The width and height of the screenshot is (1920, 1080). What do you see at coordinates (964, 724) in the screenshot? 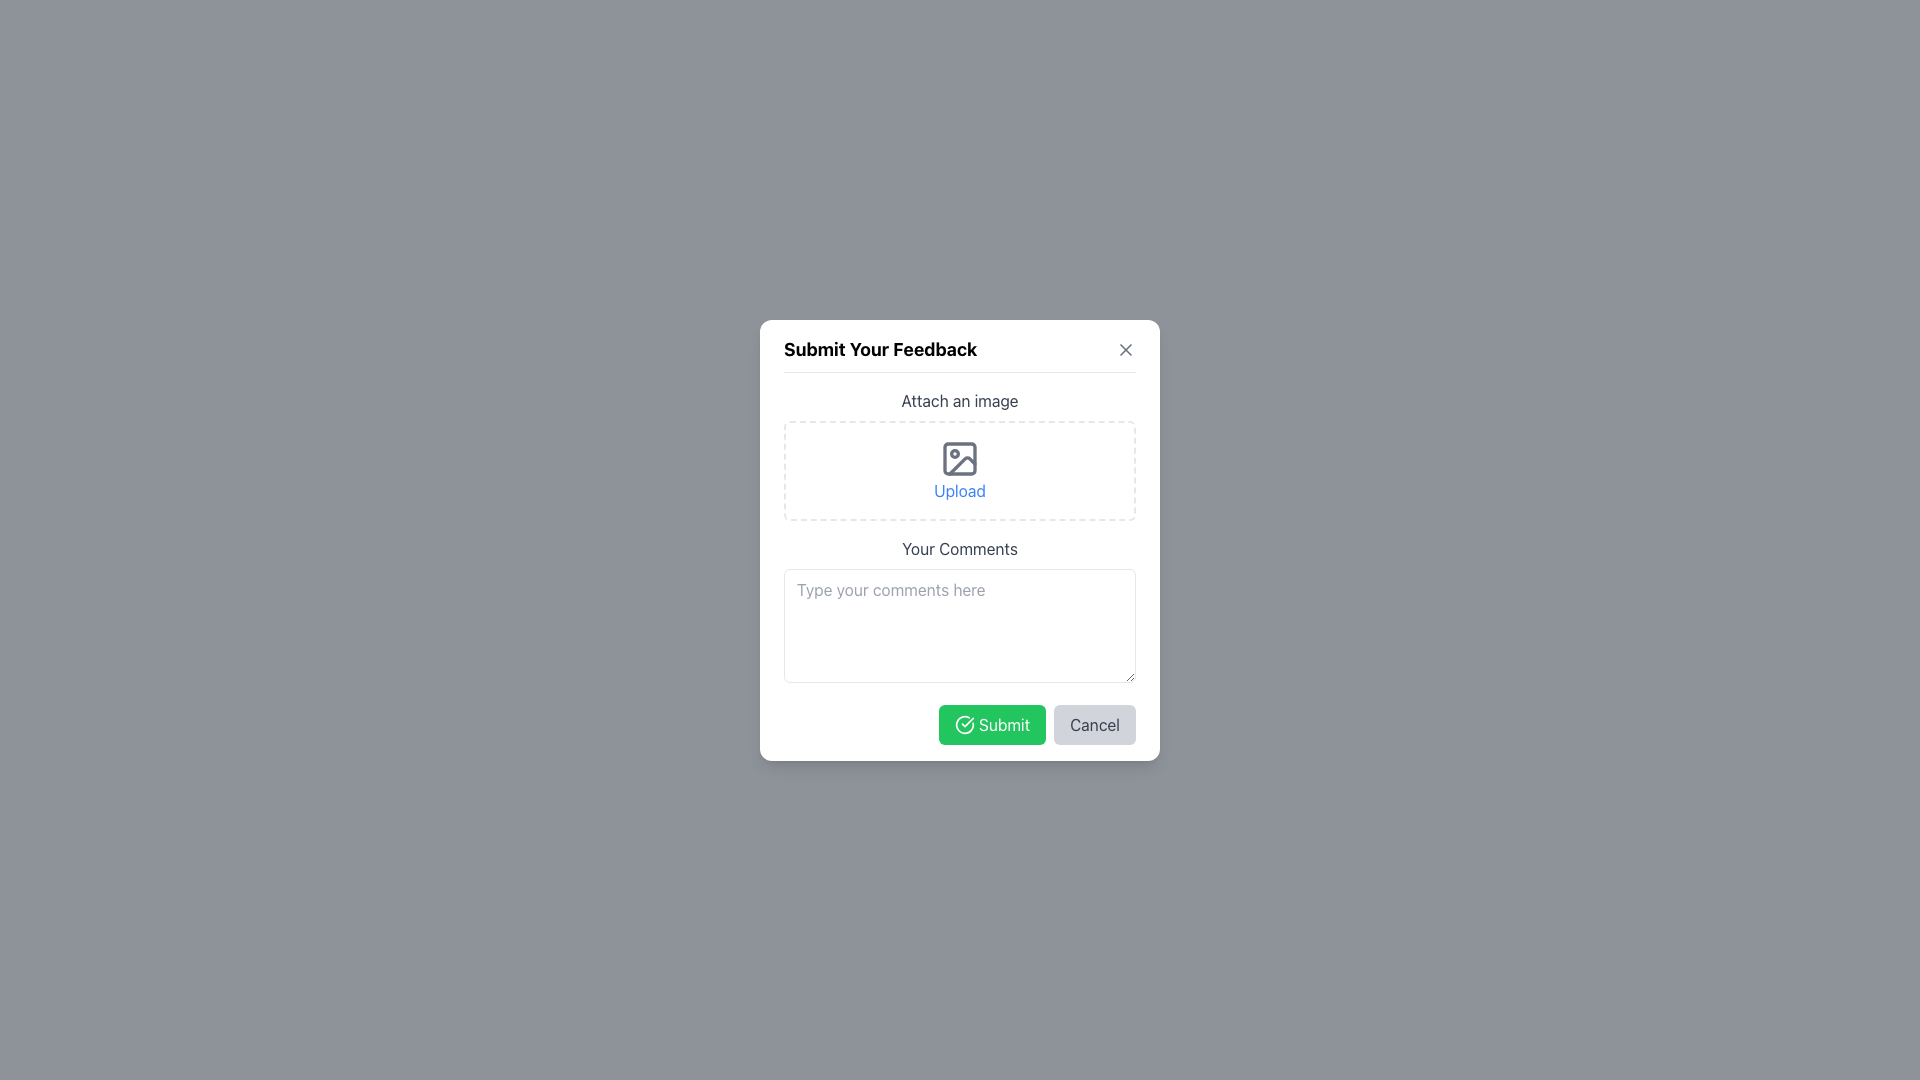
I see `the circular checkmark icon located within the top-left corner of the green 'Submit' button` at bounding box center [964, 724].